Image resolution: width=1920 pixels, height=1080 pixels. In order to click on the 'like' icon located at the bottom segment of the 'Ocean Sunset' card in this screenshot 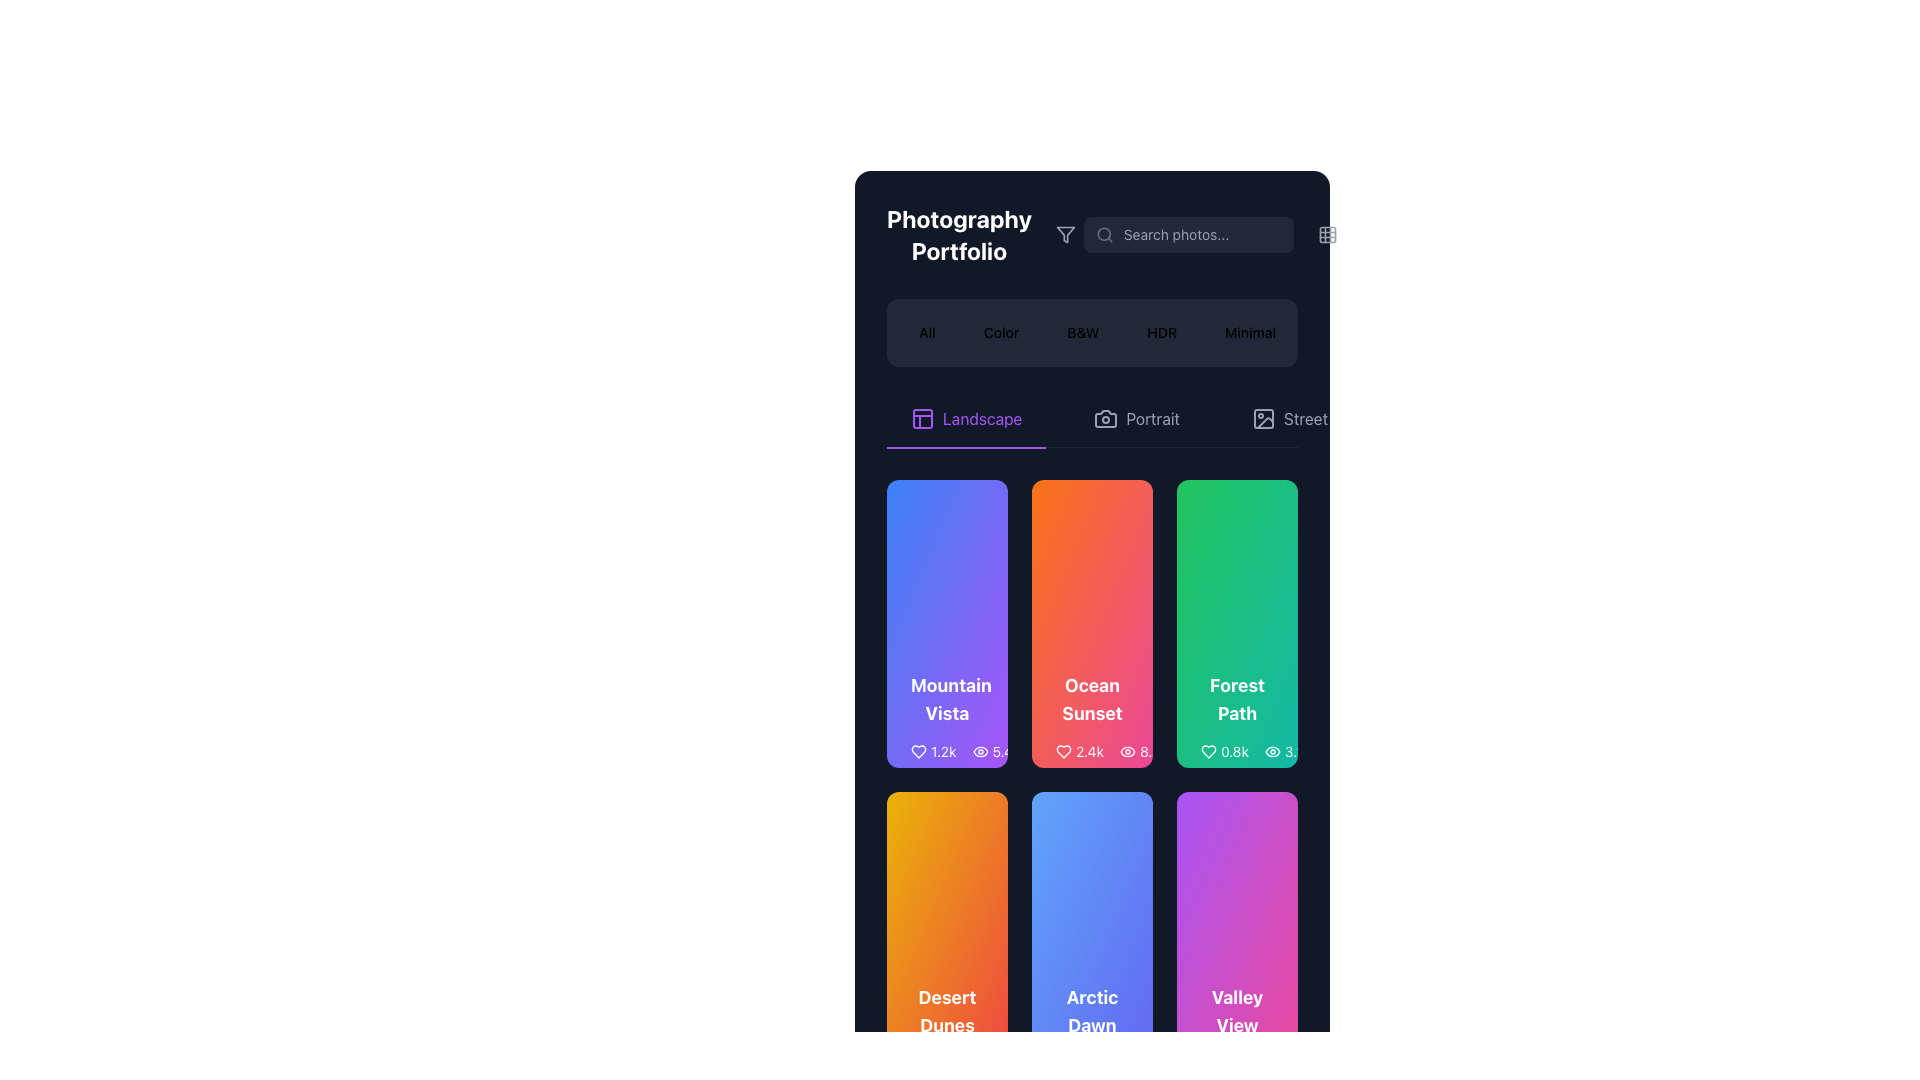, I will do `click(1063, 752)`.